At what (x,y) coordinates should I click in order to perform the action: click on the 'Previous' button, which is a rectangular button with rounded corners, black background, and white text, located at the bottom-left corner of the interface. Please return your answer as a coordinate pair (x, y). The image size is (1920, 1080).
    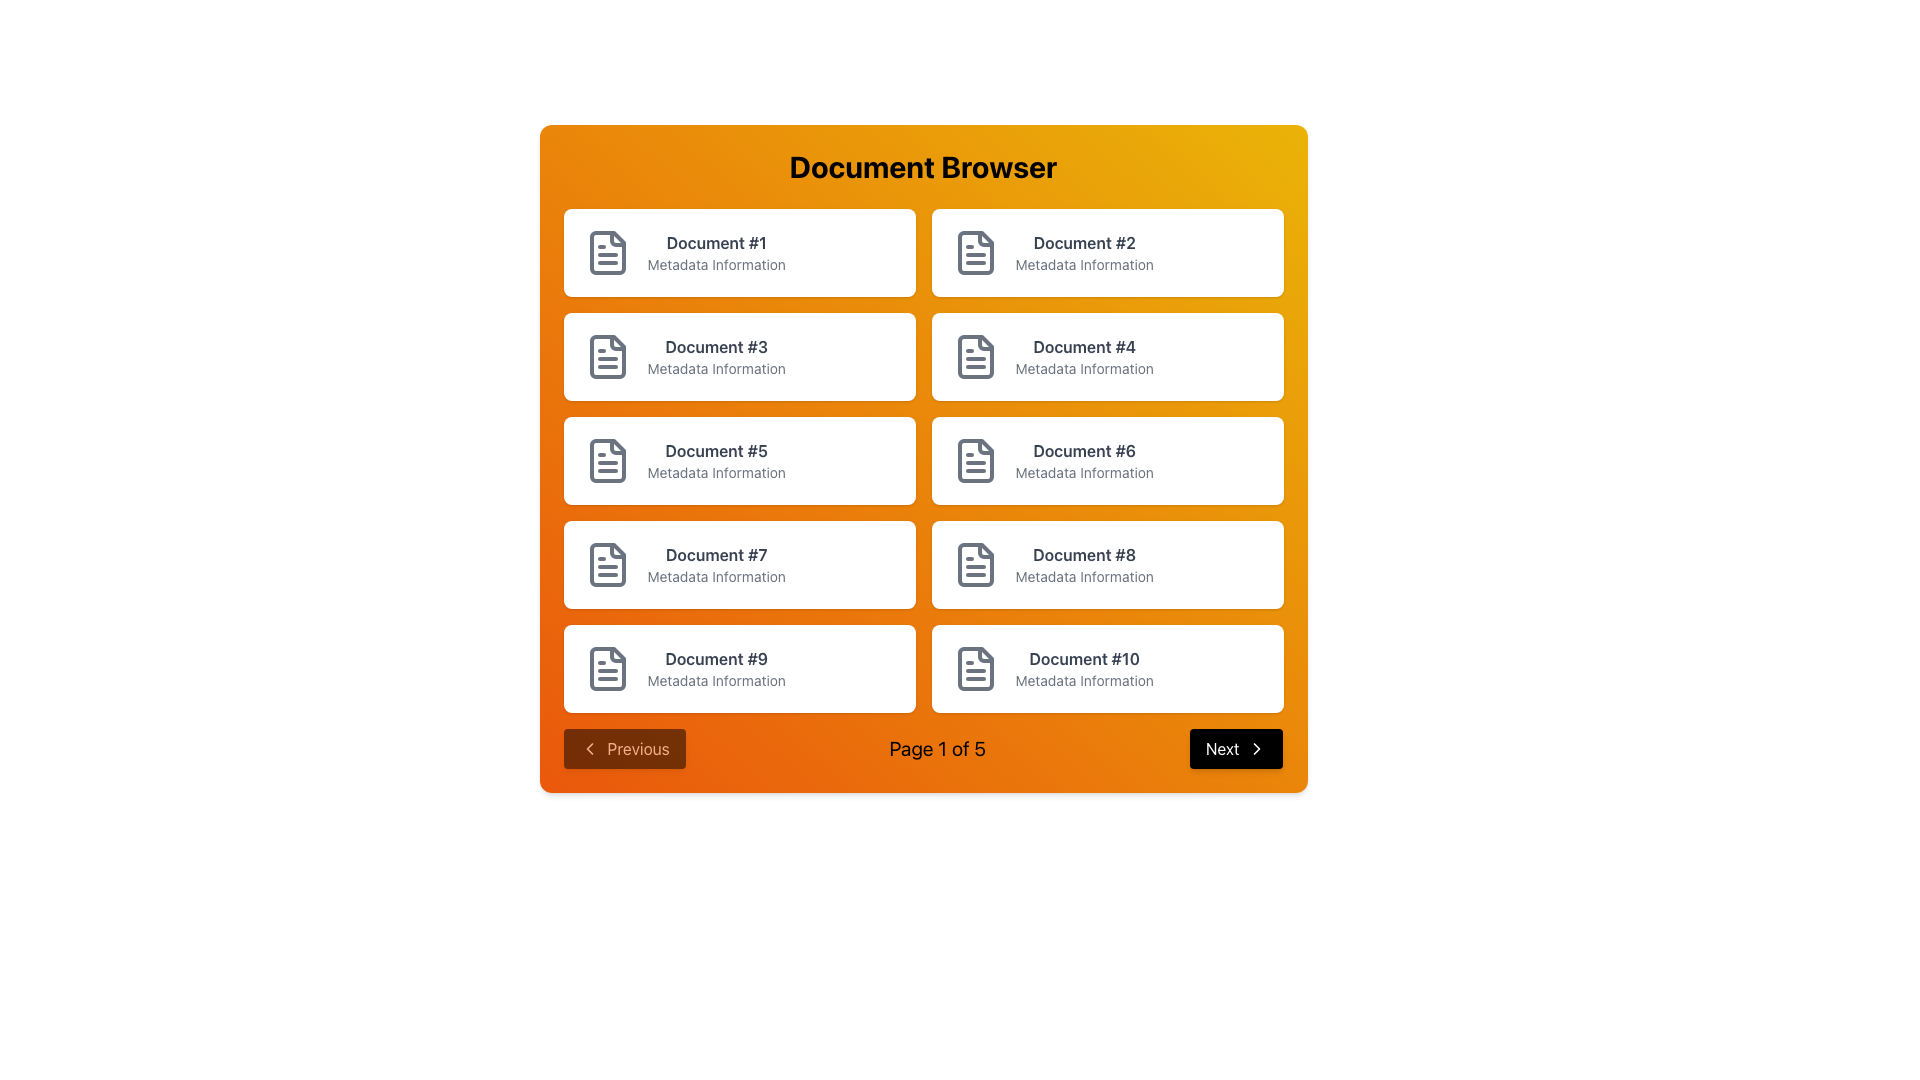
    Looking at the image, I should click on (623, 748).